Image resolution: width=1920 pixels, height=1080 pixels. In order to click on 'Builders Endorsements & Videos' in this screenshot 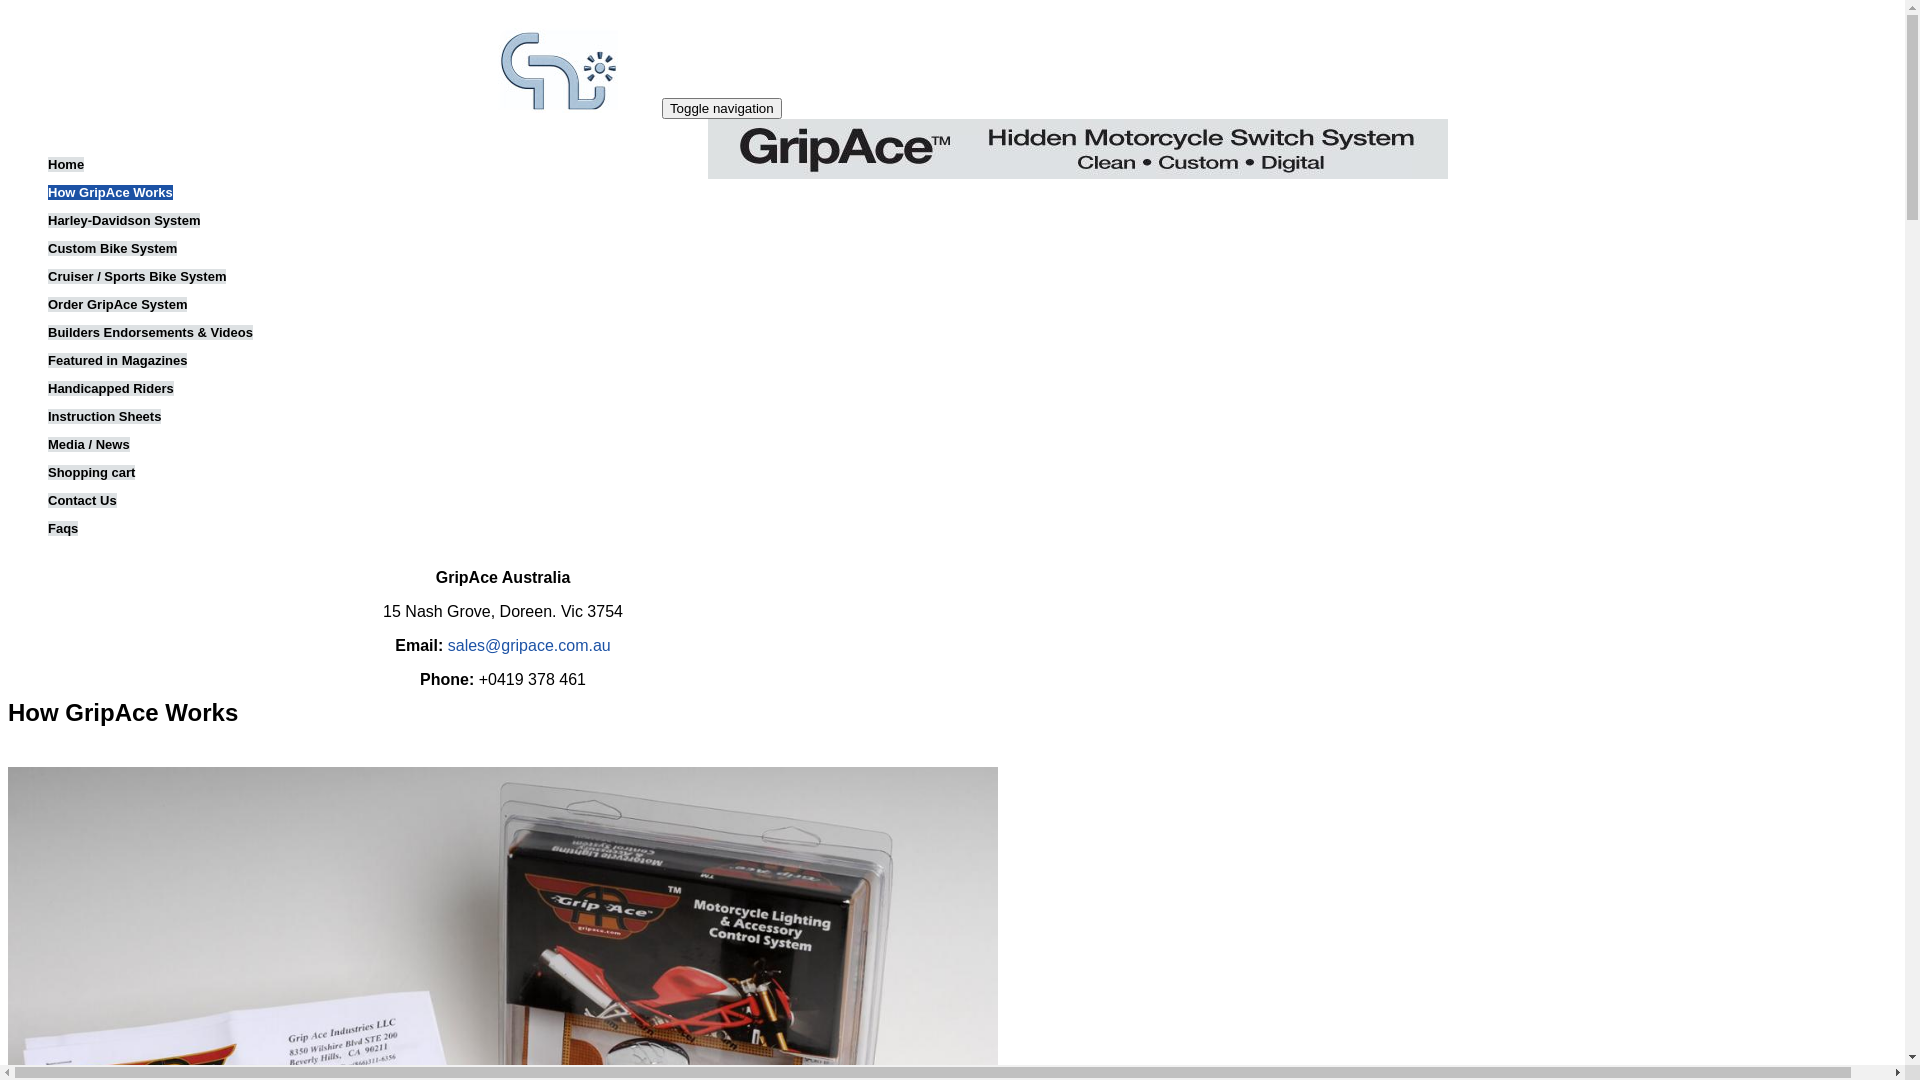, I will do `click(149, 331)`.